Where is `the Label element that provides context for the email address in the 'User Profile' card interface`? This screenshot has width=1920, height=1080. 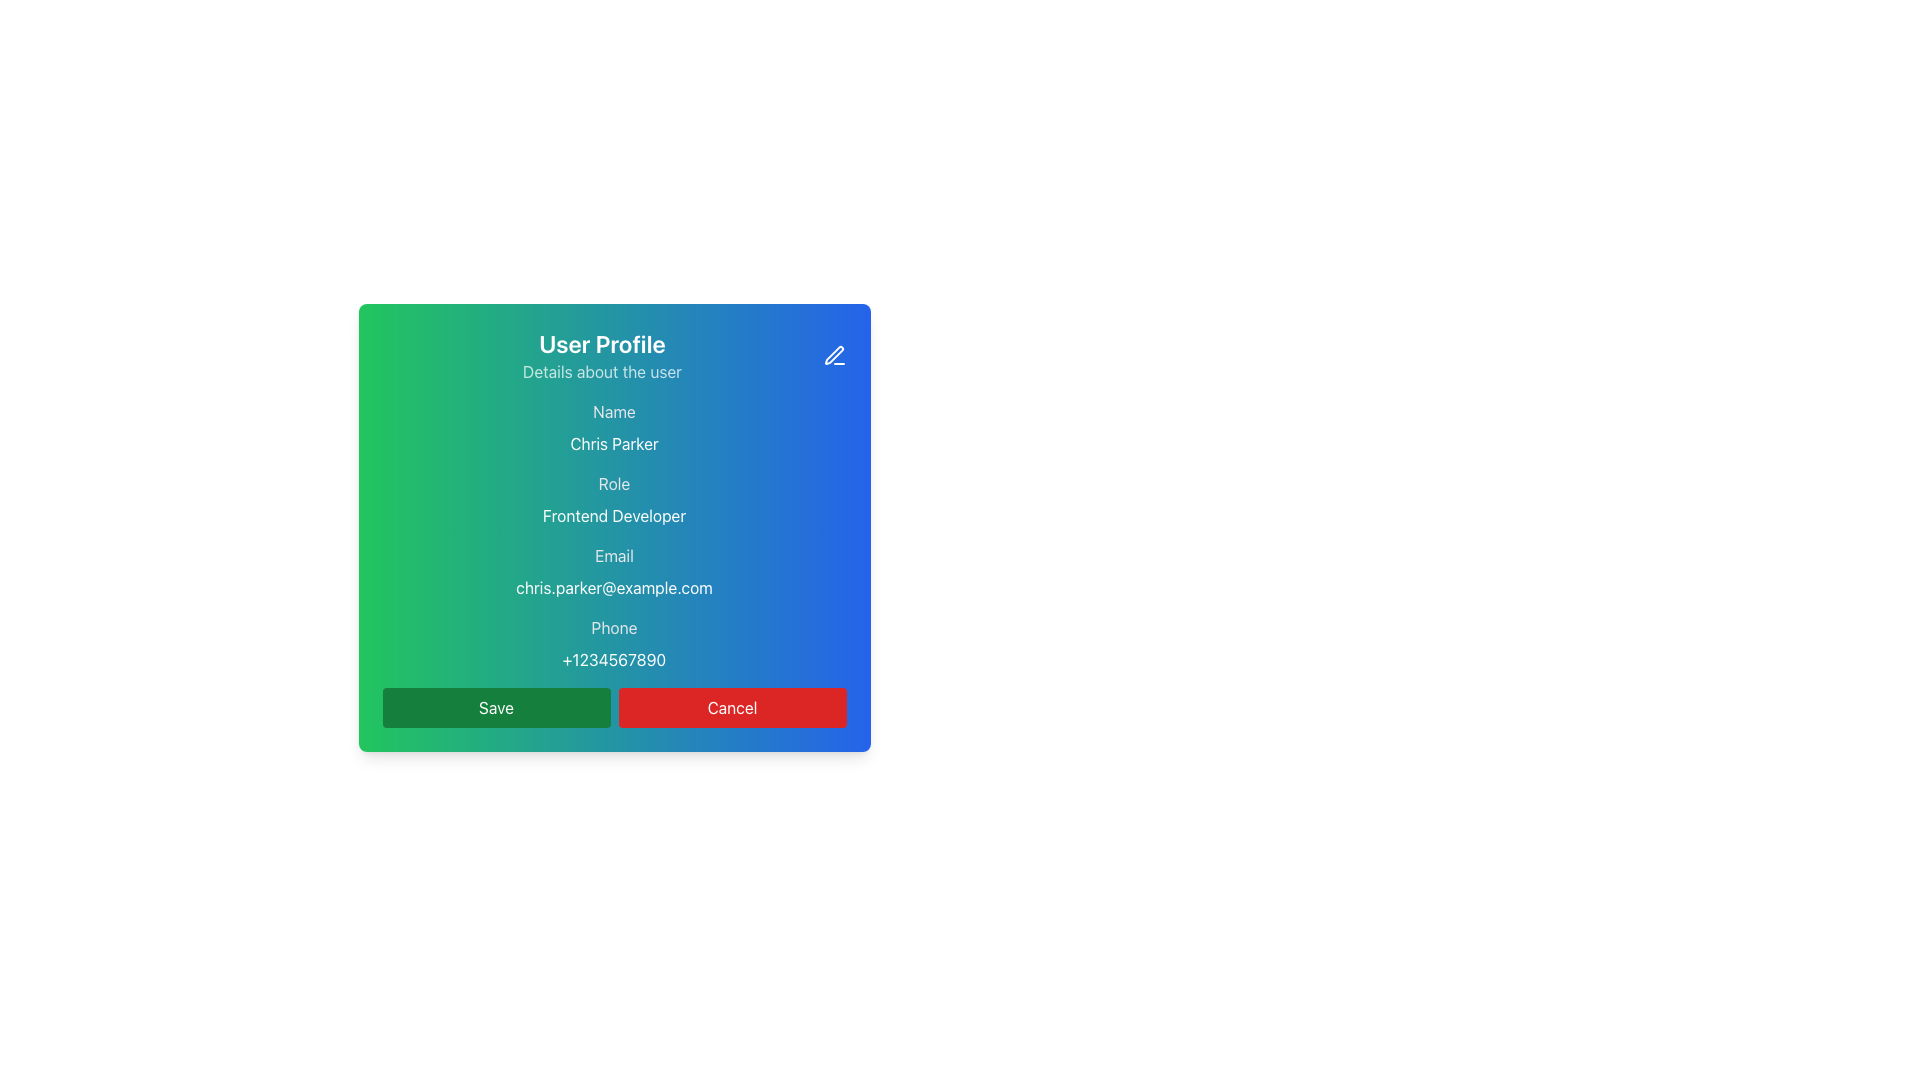
the Label element that provides context for the email address in the 'User Profile' card interface is located at coordinates (613, 555).